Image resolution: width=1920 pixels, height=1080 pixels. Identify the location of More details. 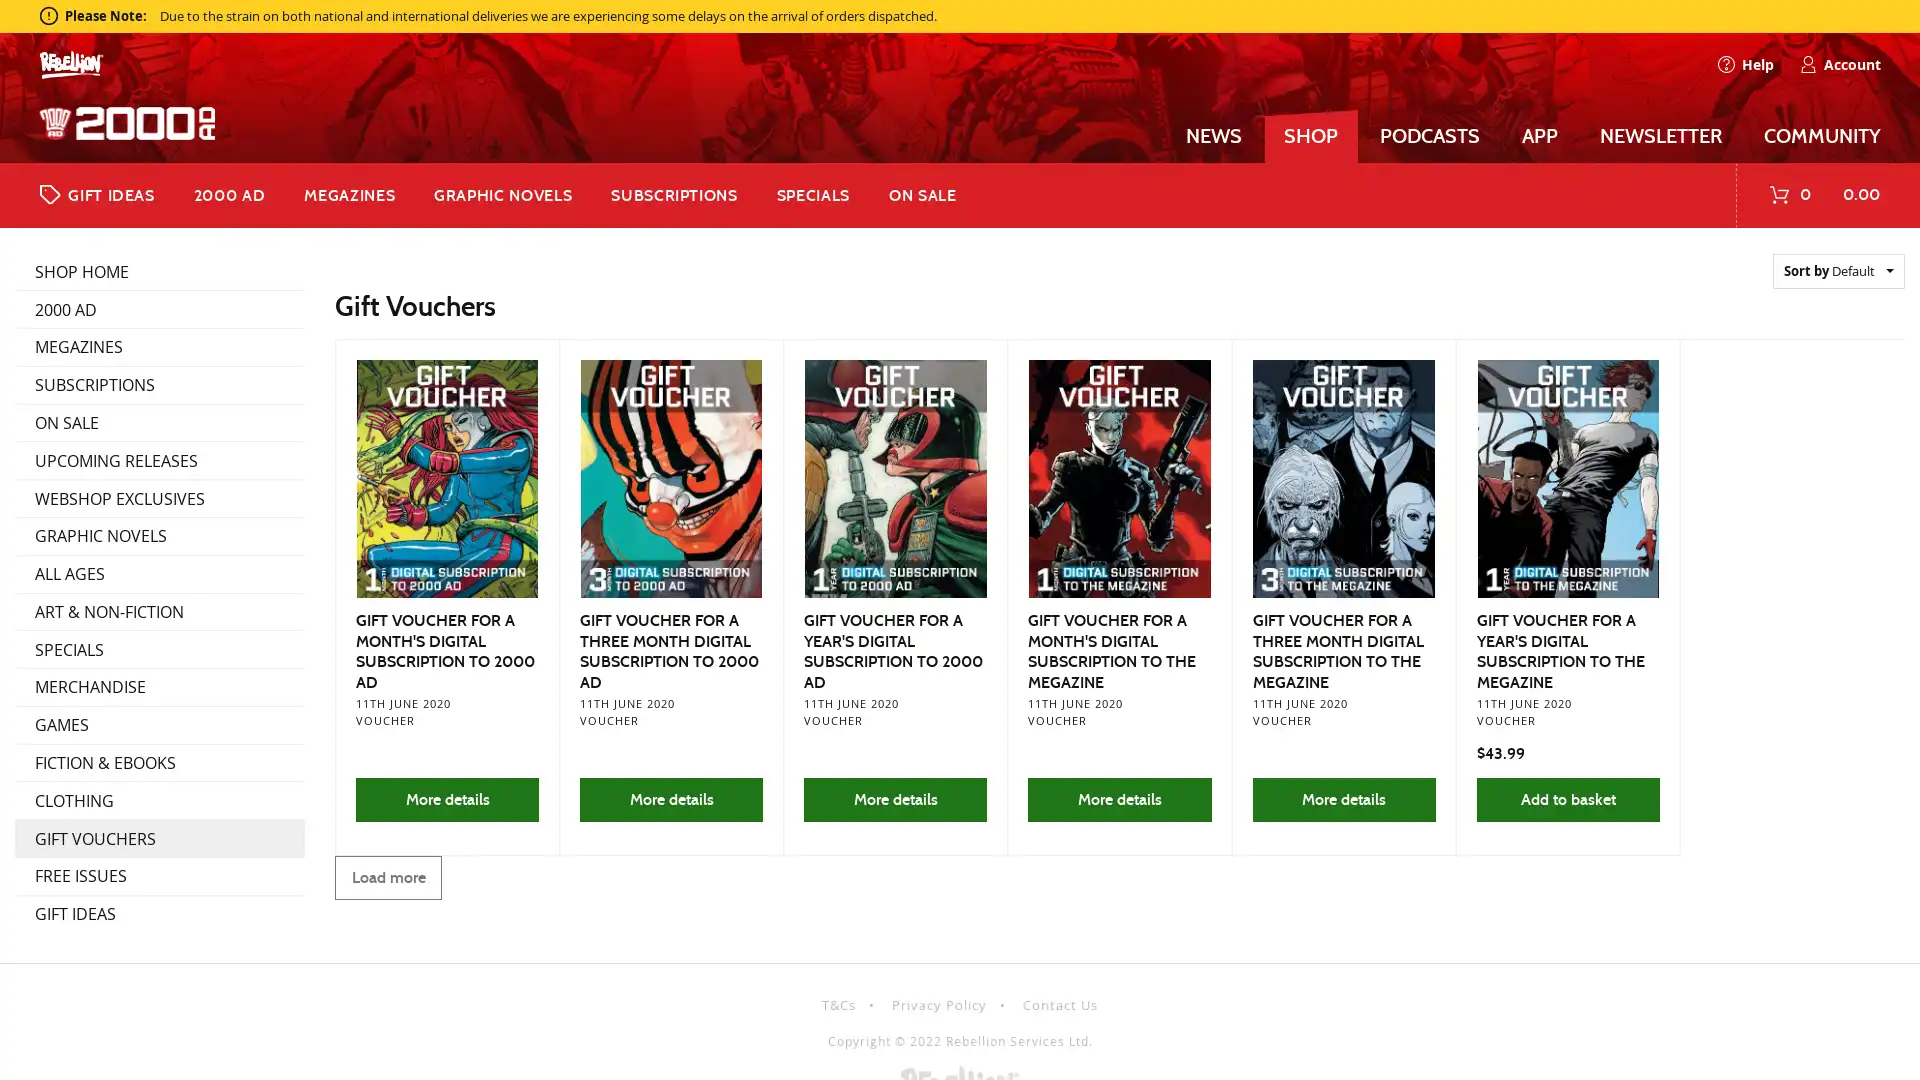
(671, 798).